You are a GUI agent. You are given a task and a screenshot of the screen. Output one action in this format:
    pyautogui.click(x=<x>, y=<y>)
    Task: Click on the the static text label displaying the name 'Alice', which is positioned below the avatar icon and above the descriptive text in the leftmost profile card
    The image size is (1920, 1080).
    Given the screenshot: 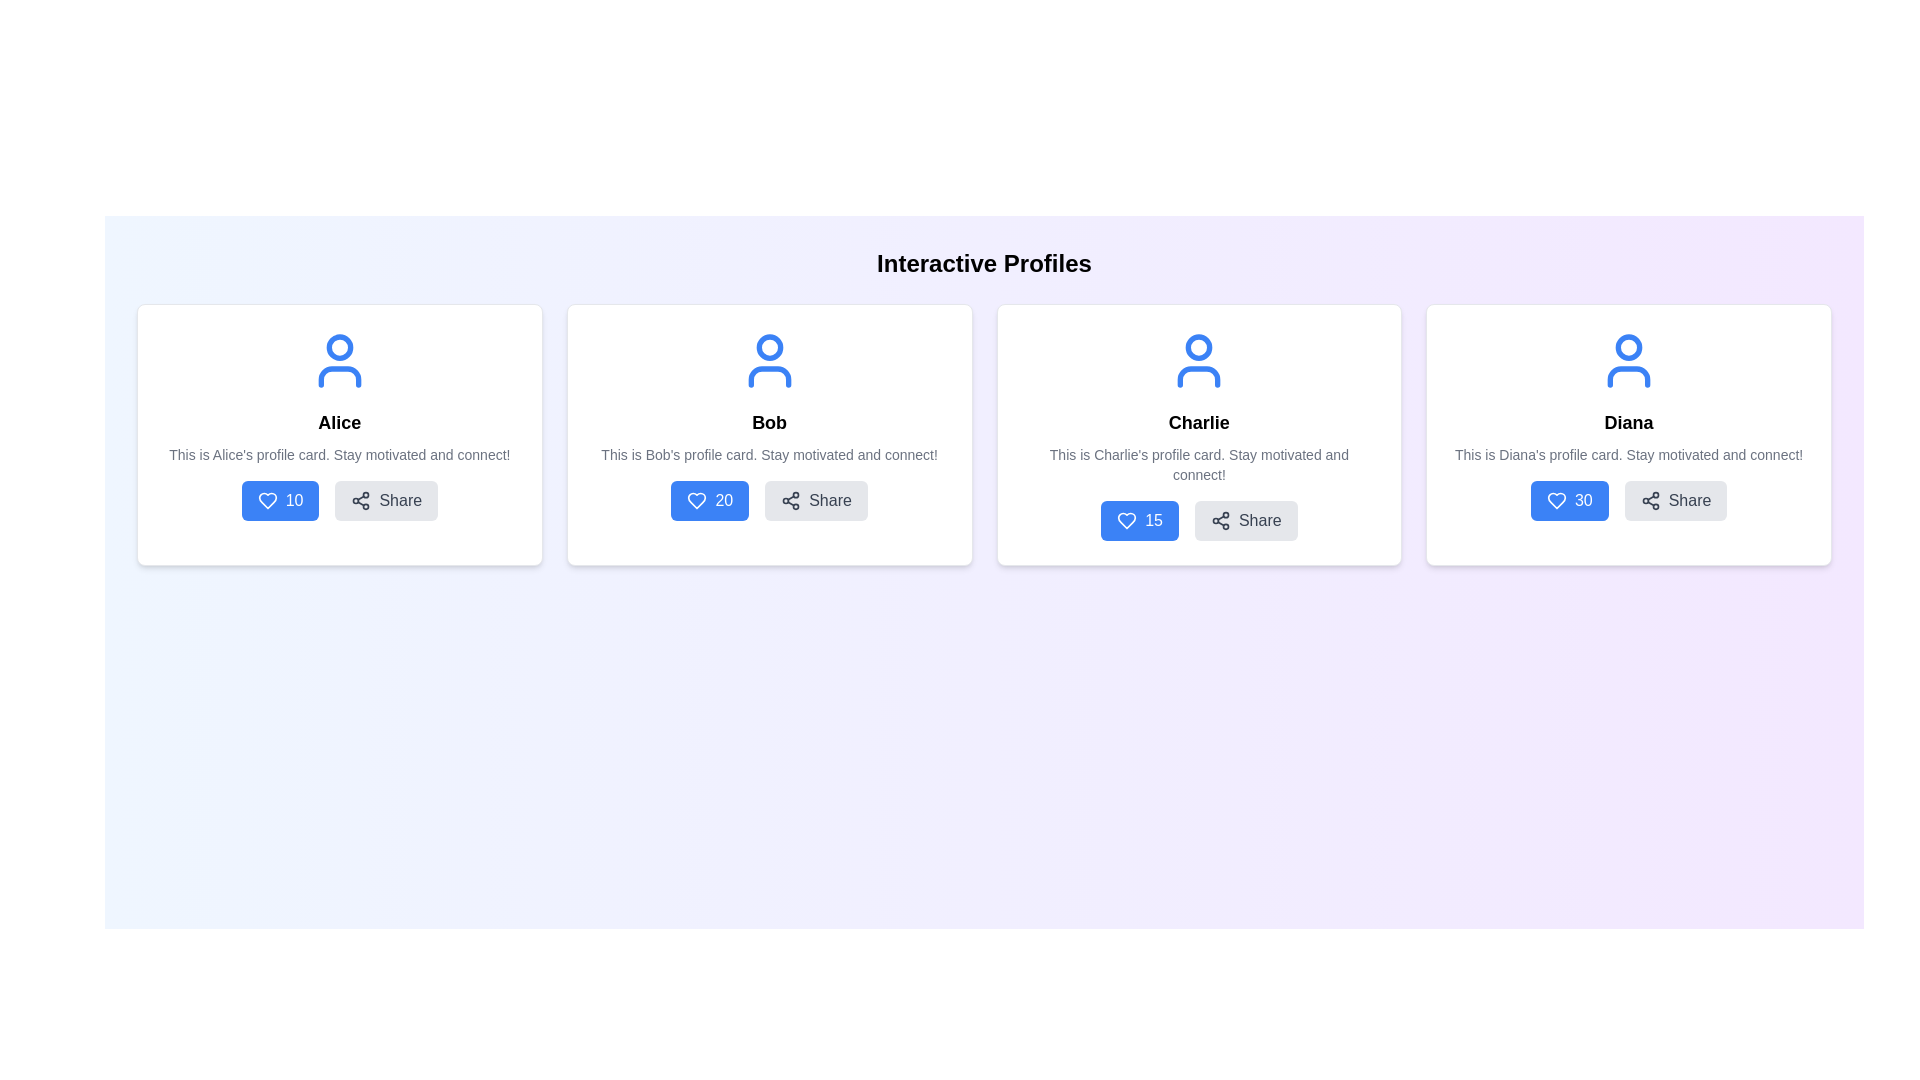 What is the action you would take?
    pyautogui.click(x=339, y=422)
    